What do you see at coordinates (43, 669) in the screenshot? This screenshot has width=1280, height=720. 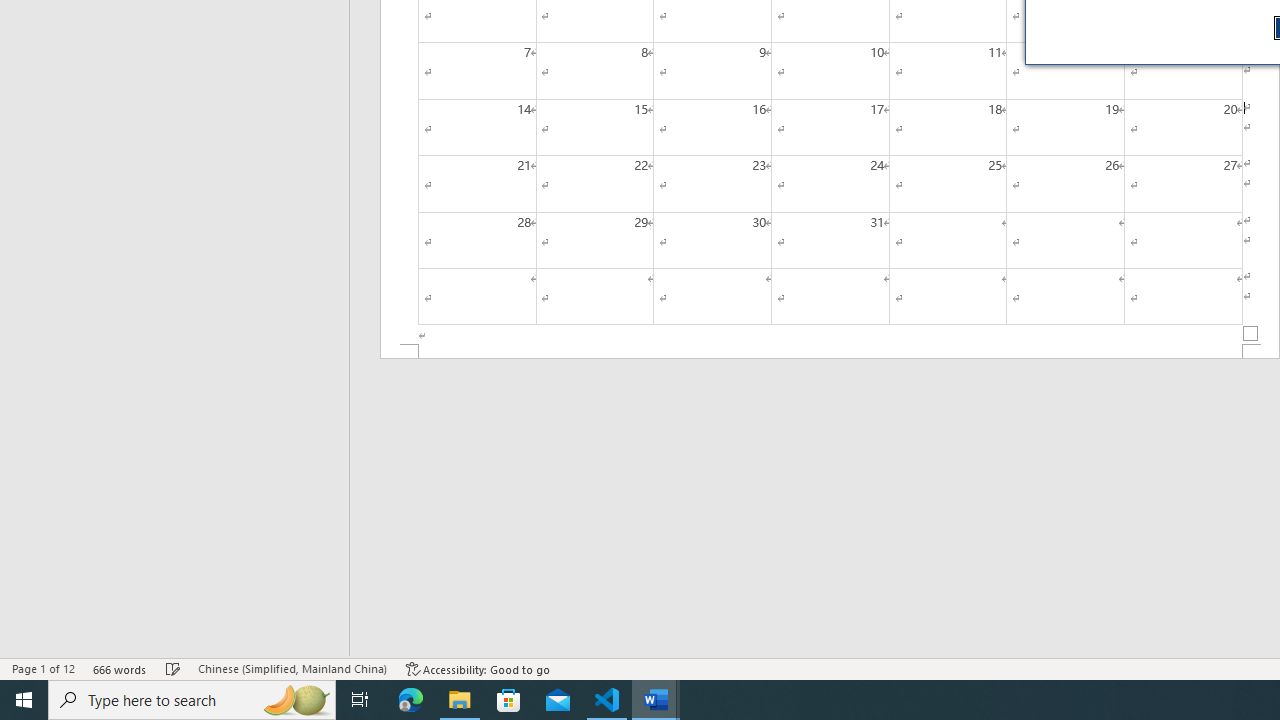 I see `'Page Number Page 1 of 12'` at bounding box center [43, 669].